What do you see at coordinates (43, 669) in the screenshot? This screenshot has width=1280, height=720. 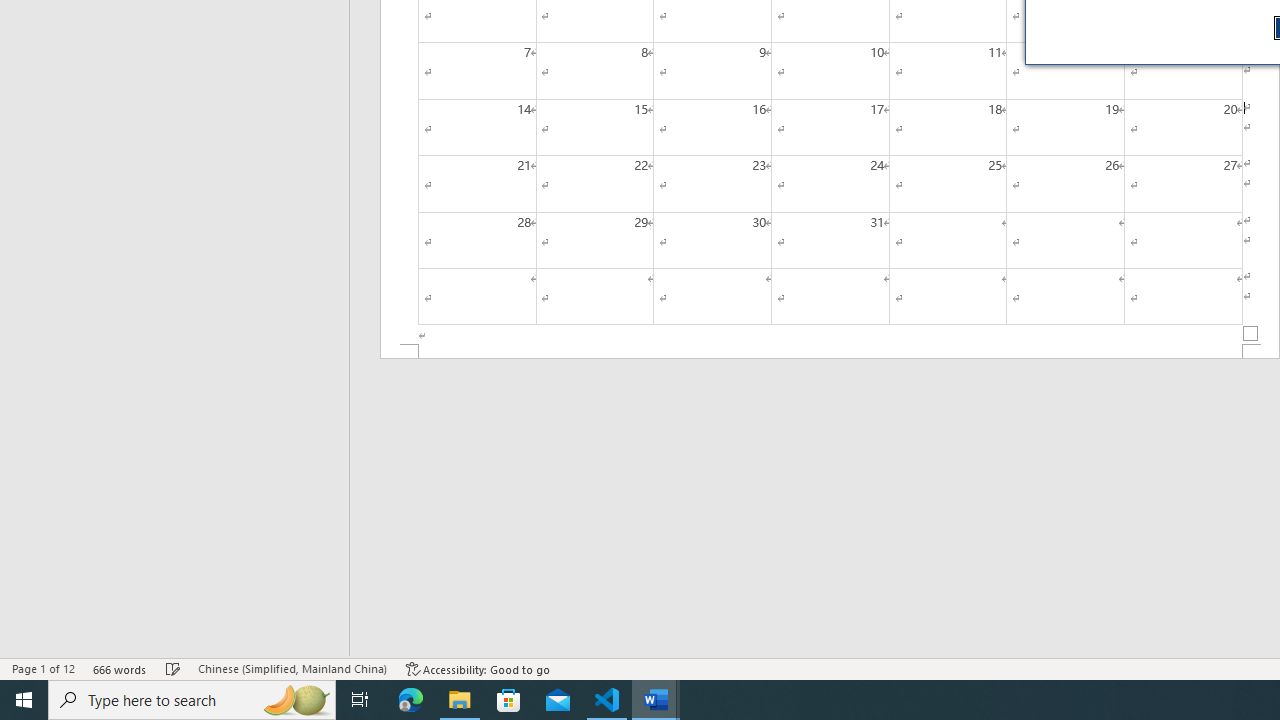 I see `'Page Number Page 1 of 12'` at bounding box center [43, 669].